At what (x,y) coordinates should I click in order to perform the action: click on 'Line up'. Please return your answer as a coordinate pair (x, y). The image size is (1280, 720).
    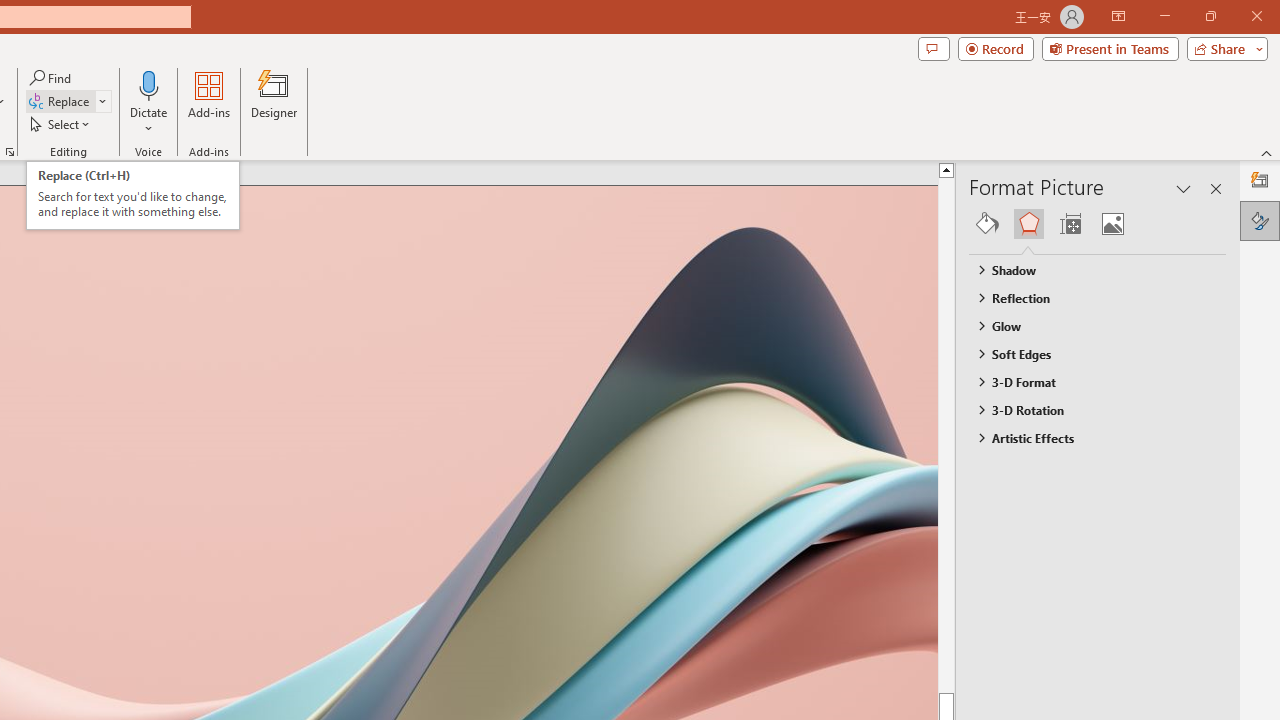
    Looking at the image, I should click on (983, 168).